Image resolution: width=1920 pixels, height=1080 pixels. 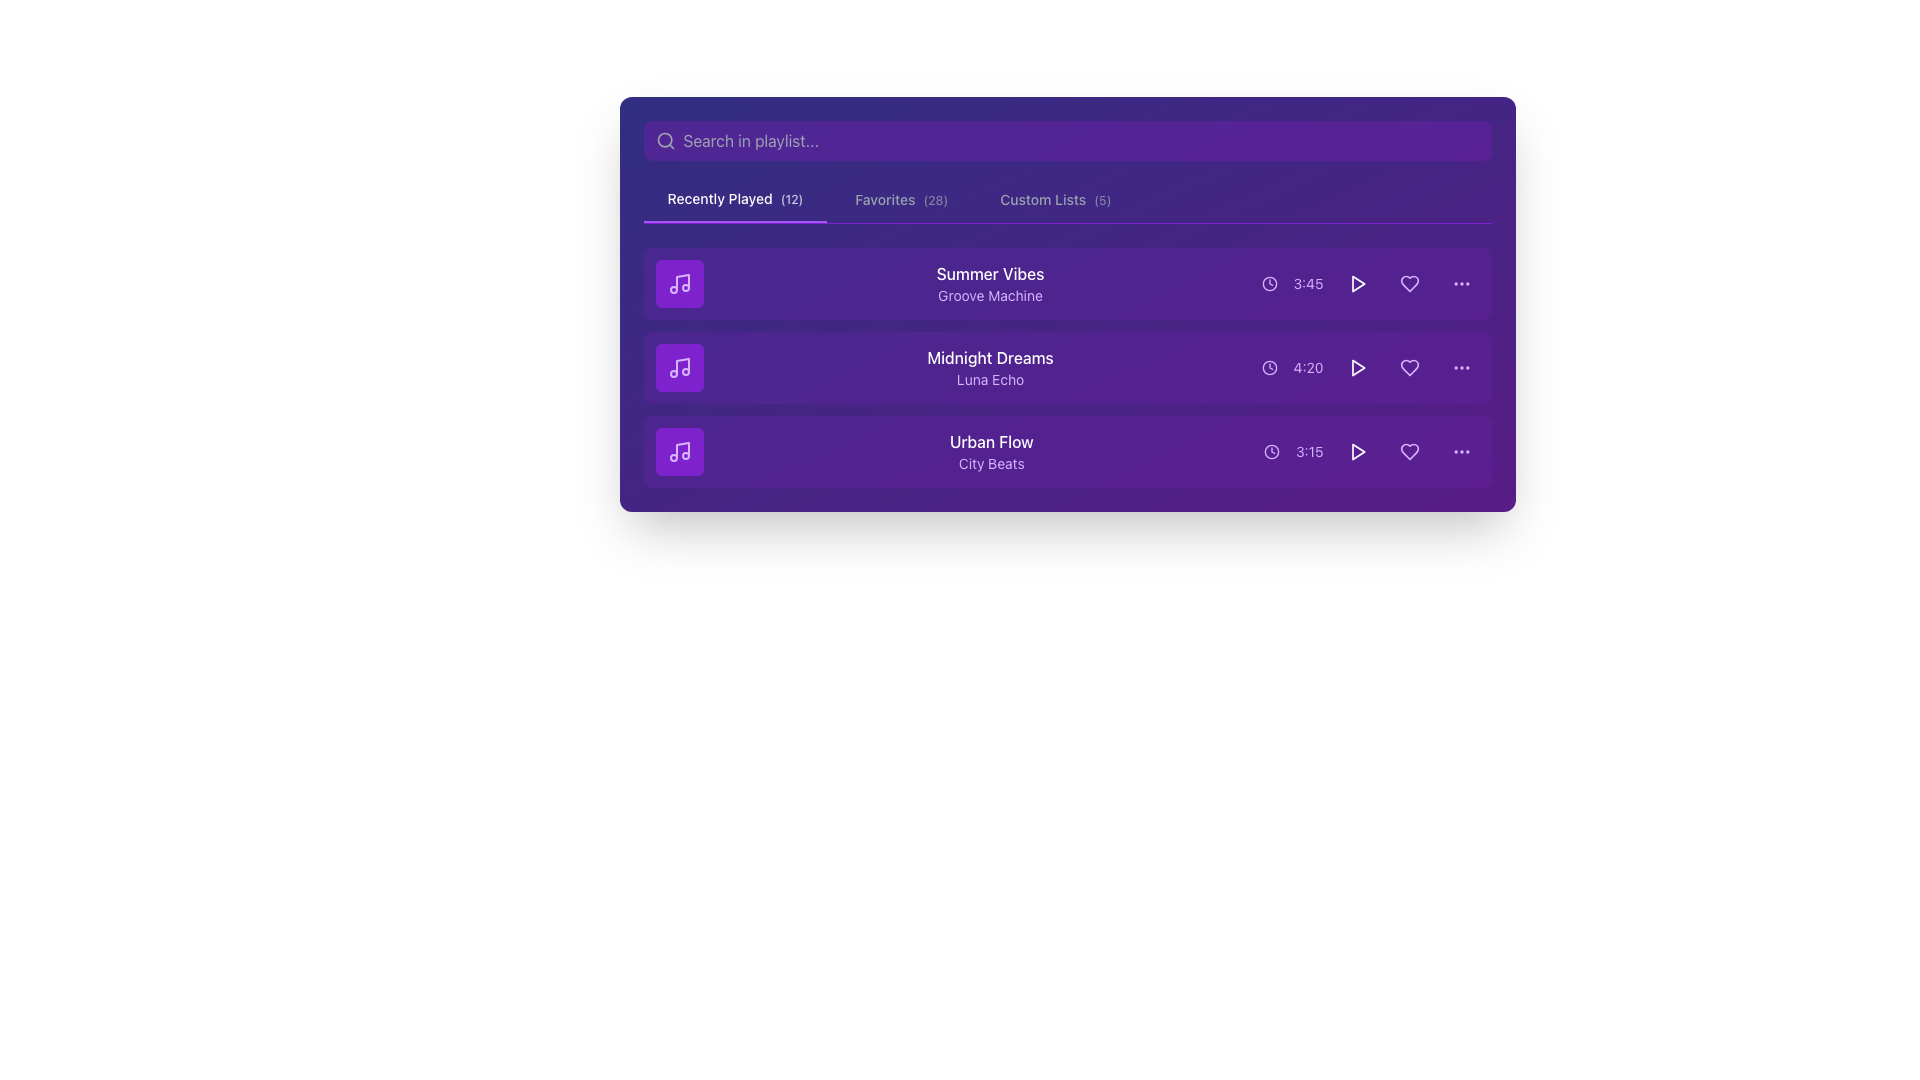 What do you see at coordinates (1066, 200) in the screenshot?
I see `the Navigation menu located at the top portion of the interface` at bounding box center [1066, 200].